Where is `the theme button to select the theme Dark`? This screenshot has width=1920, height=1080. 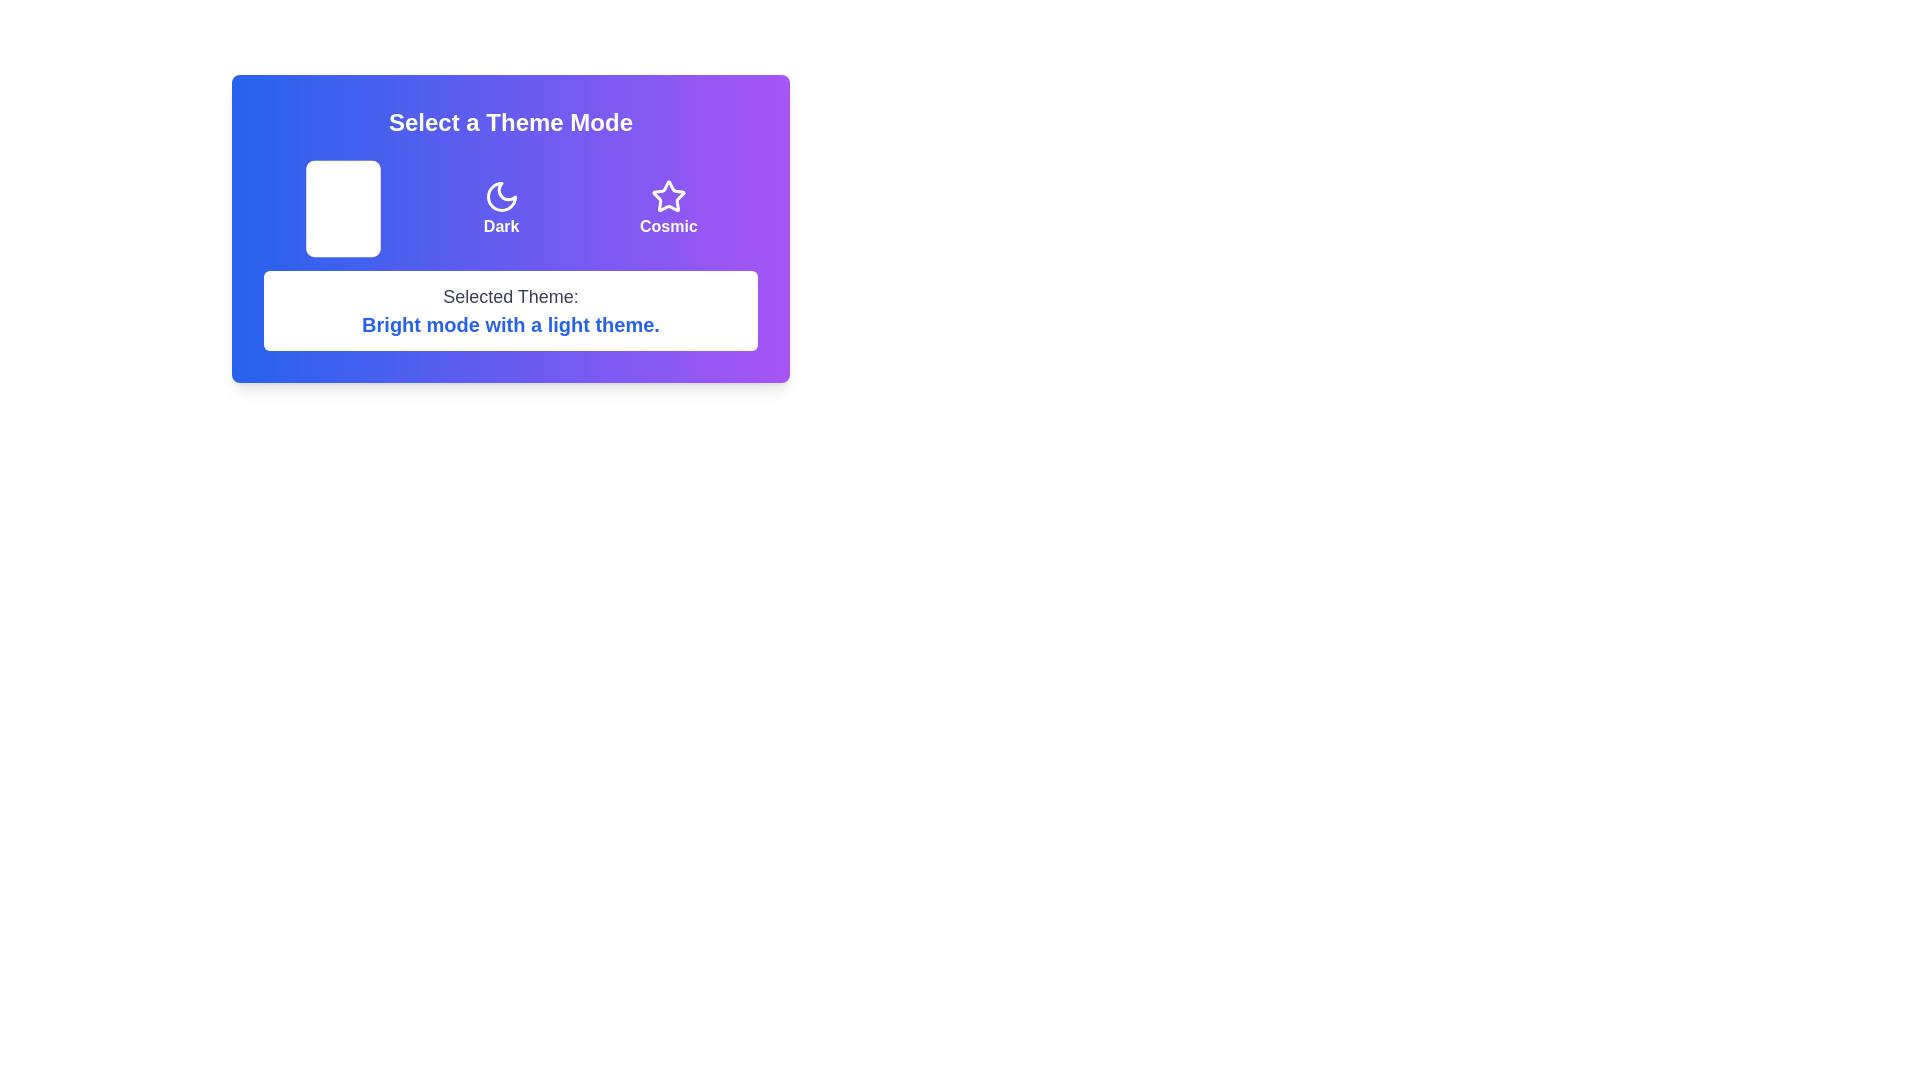
the theme button to select the theme Dark is located at coordinates (501, 208).